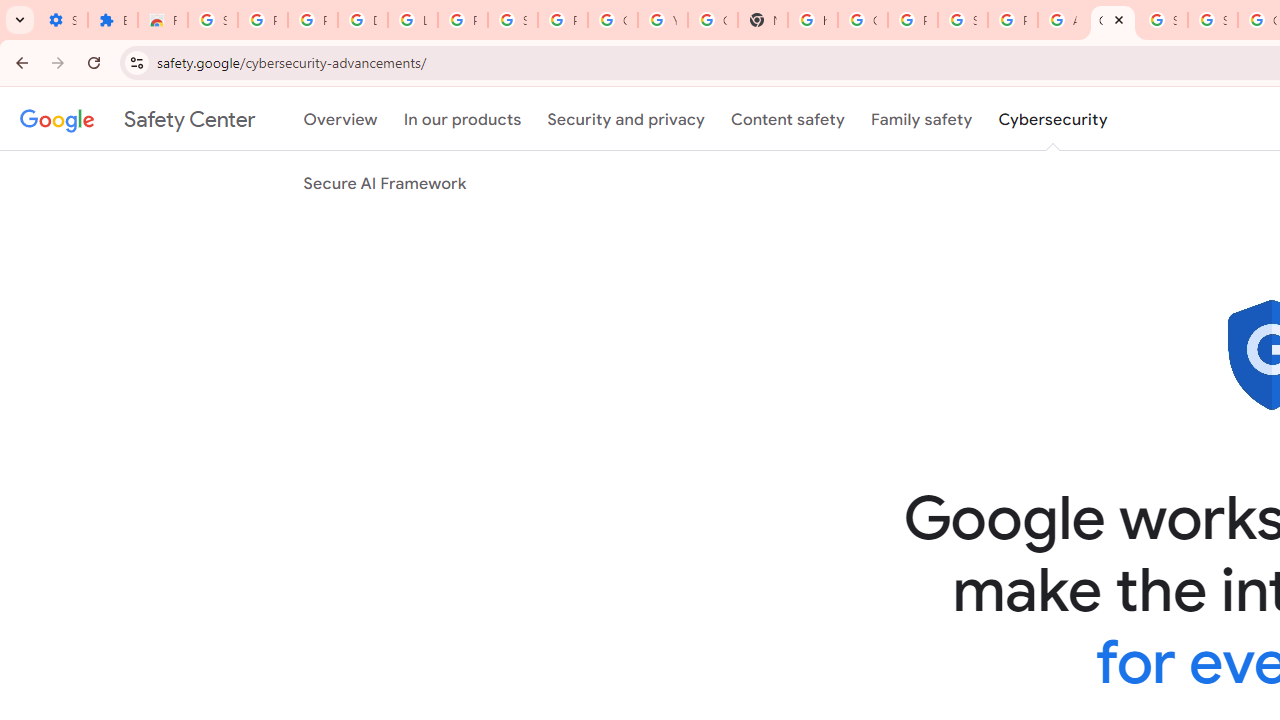 The image size is (1280, 720). What do you see at coordinates (461, 119) in the screenshot?
I see `'In our products'` at bounding box center [461, 119].